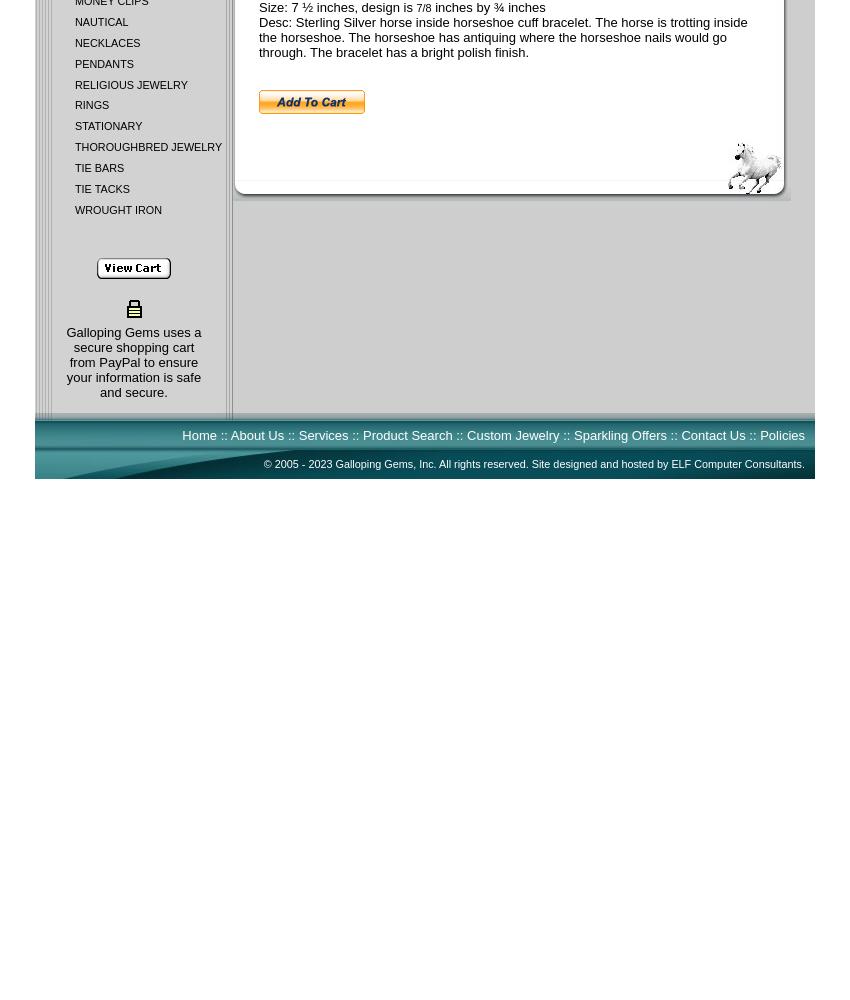 This screenshot has width=850, height=1000. Describe the element at coordinates (736, 463) in the screenshot. I see `'ELF Computer Consultants'` at that location.